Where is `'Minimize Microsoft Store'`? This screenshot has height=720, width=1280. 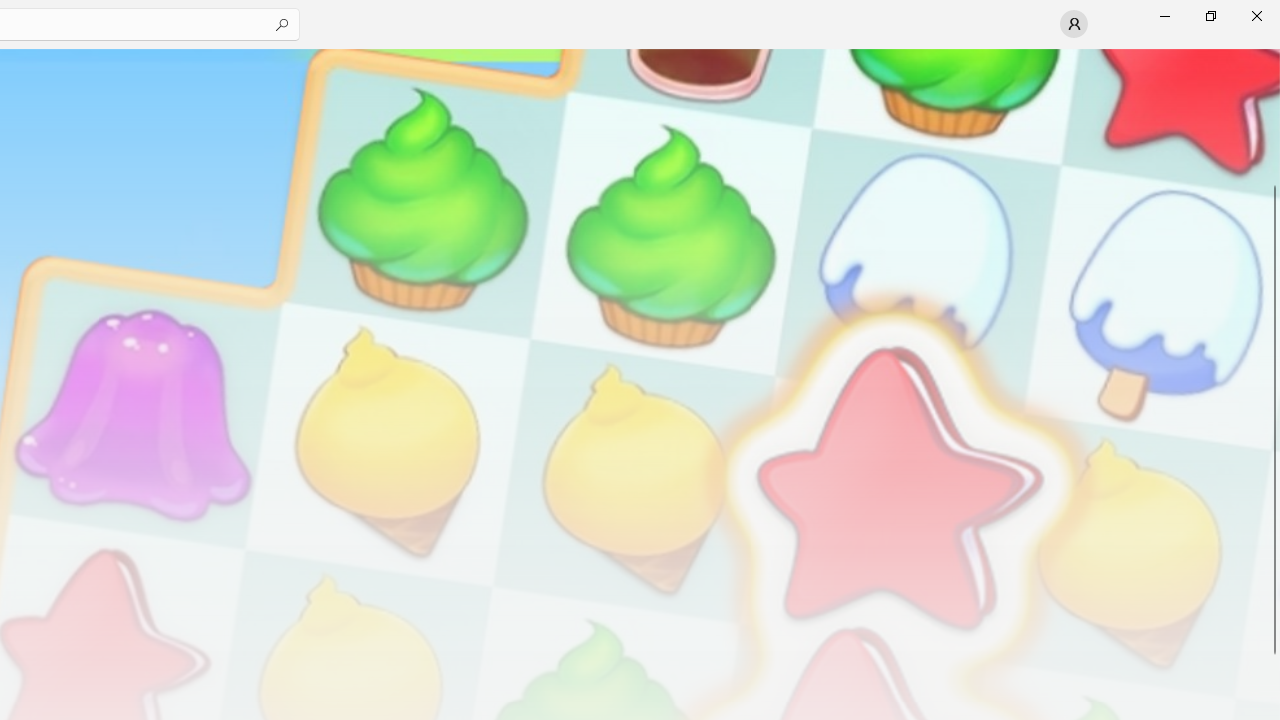
'Minimize Microsoft Store' is located at coordinates (1164, 15).